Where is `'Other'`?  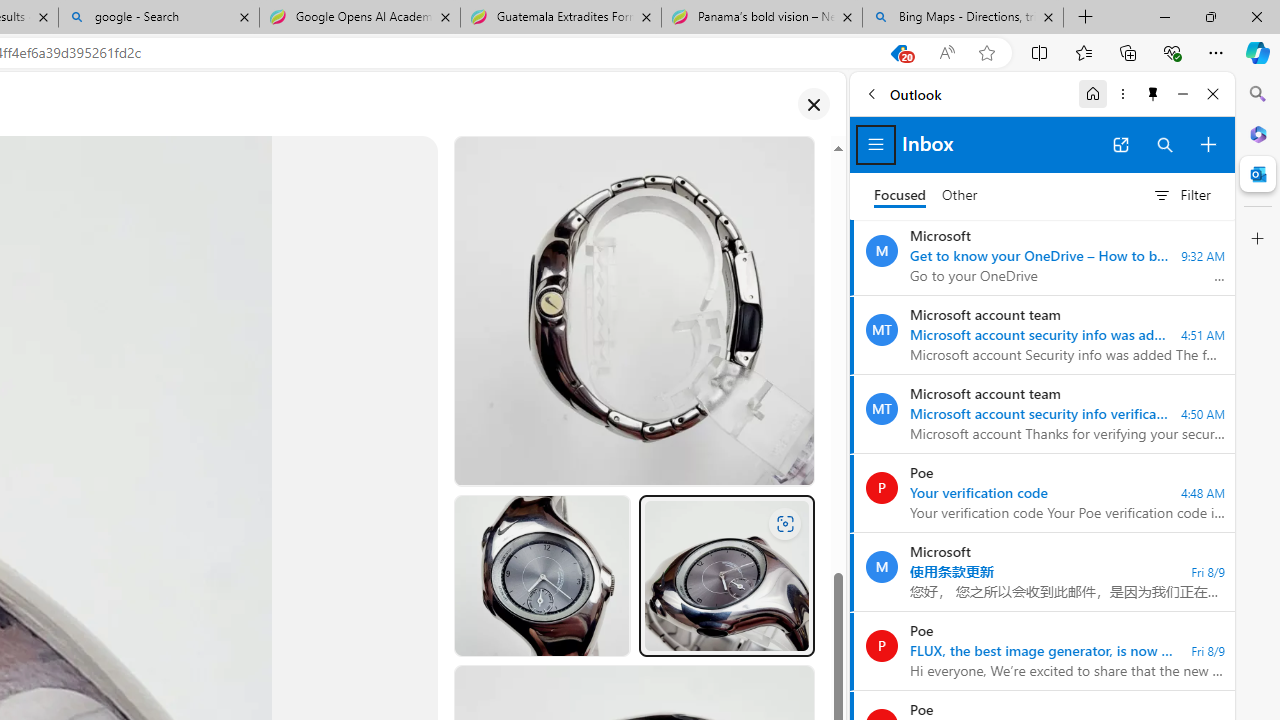 'Other' is located at coordinates (960, 195).